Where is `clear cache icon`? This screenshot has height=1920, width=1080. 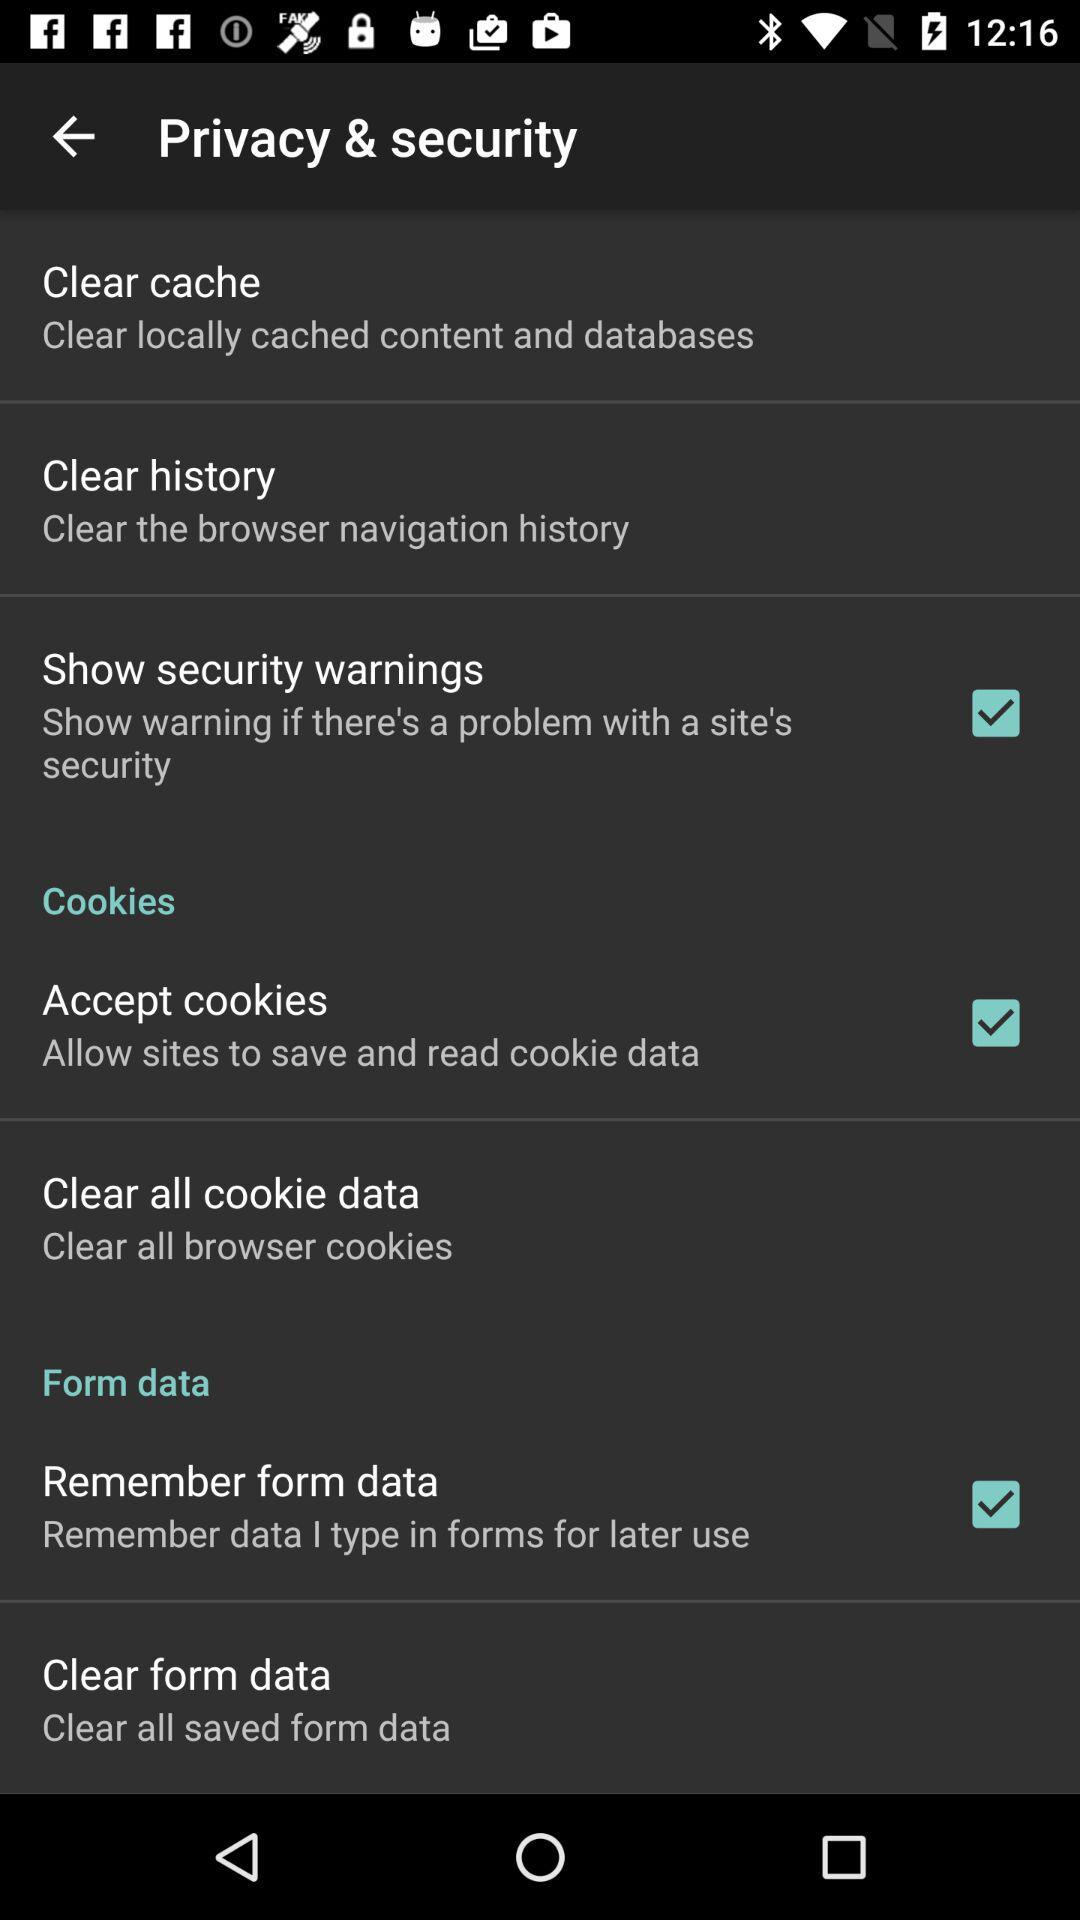 clear cache icon is located at coordinates (150, 279).